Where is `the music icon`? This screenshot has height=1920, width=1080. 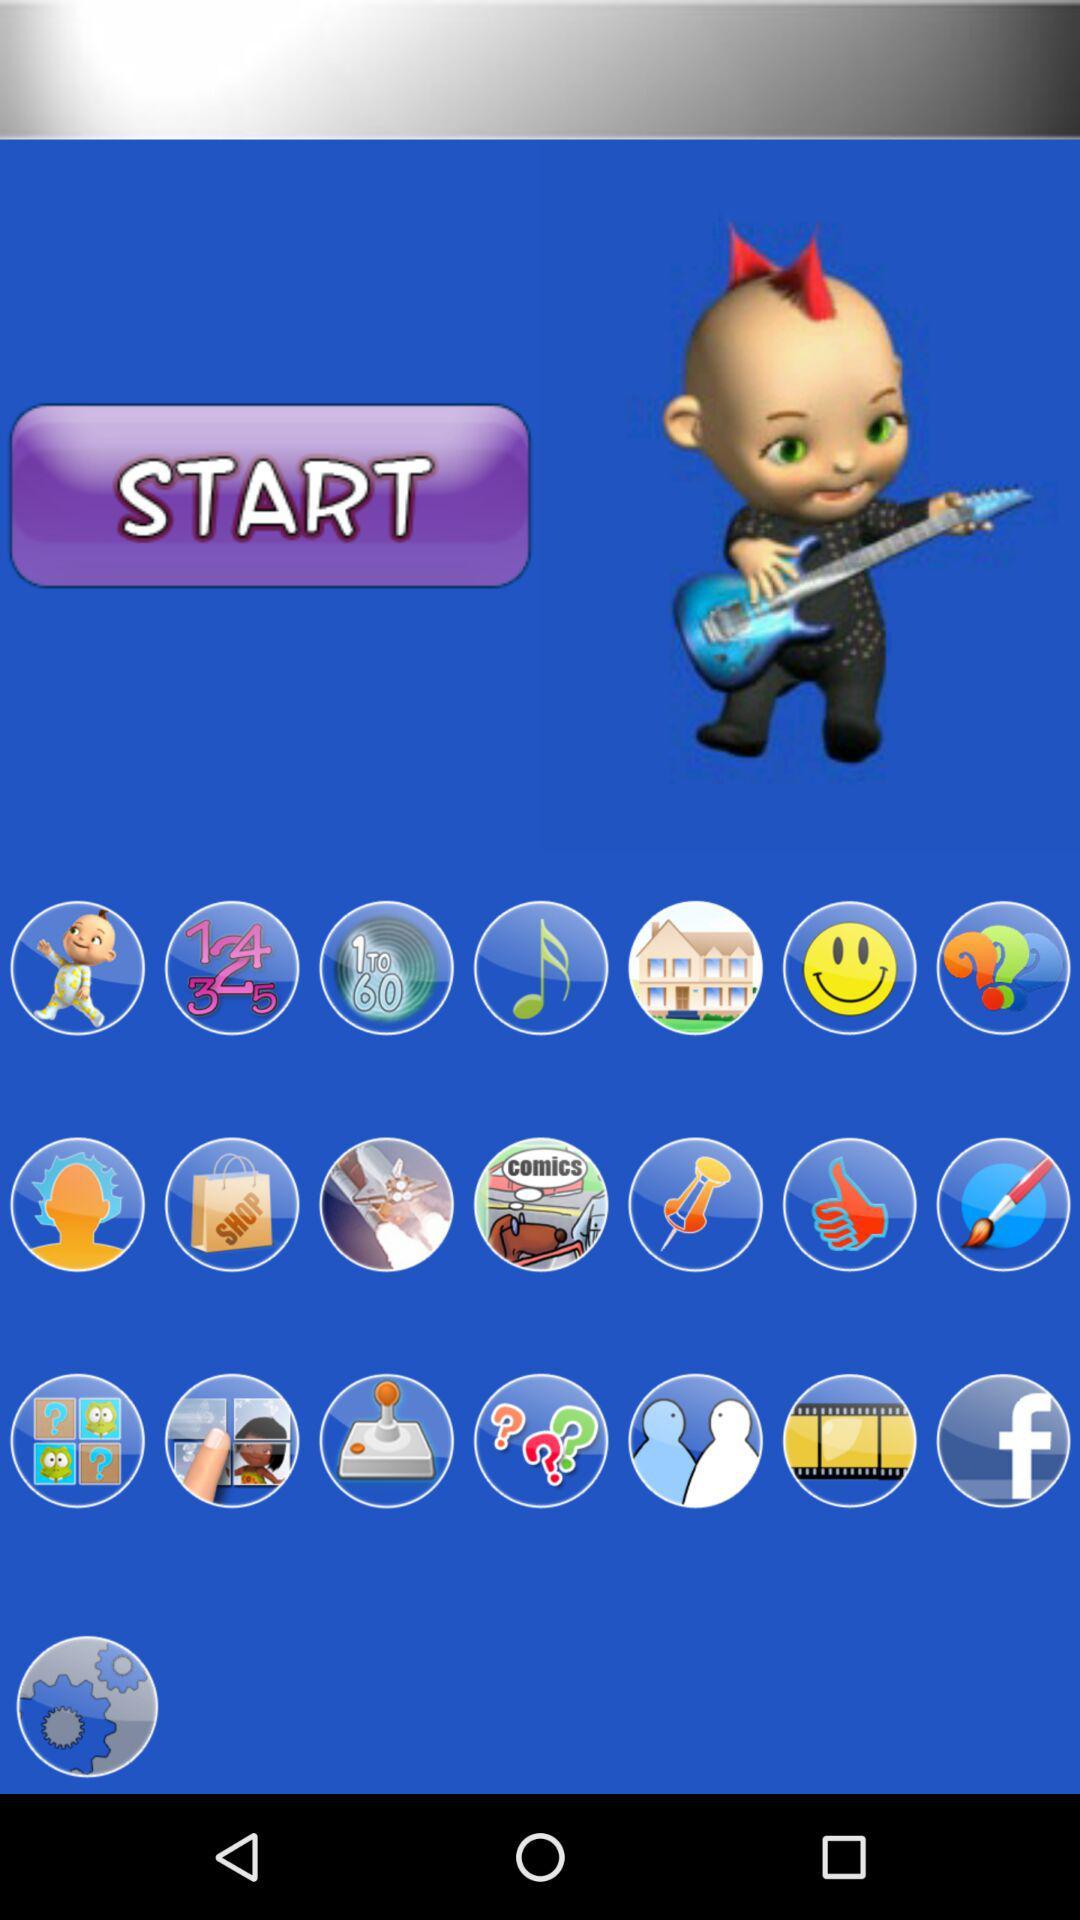
the music icon is located at coordinates (540, 1036).